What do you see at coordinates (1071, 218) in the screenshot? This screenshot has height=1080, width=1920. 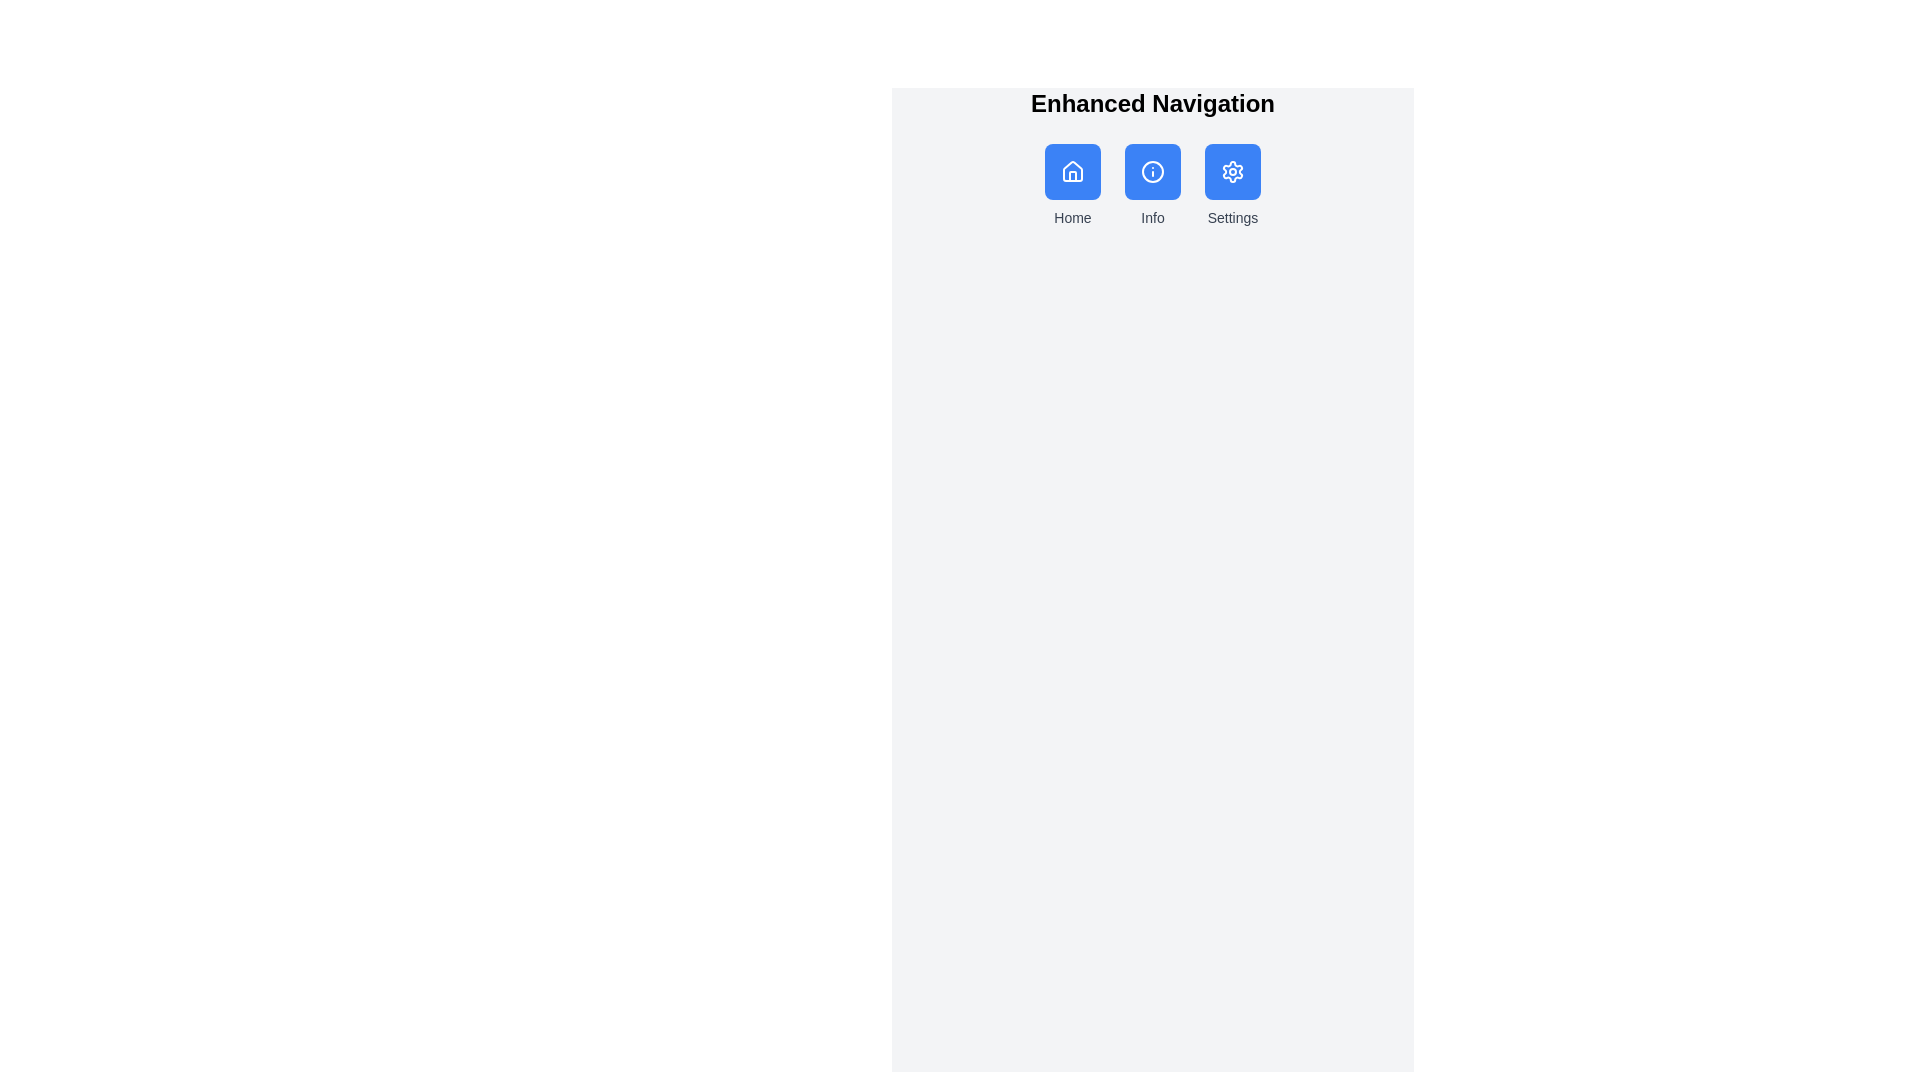 I see `the Text Label that serves as a descriptive label for the corresponding icon above it, which likely links to the homepage or a primary navigation section of the application` at bounding box center [1071, 218].